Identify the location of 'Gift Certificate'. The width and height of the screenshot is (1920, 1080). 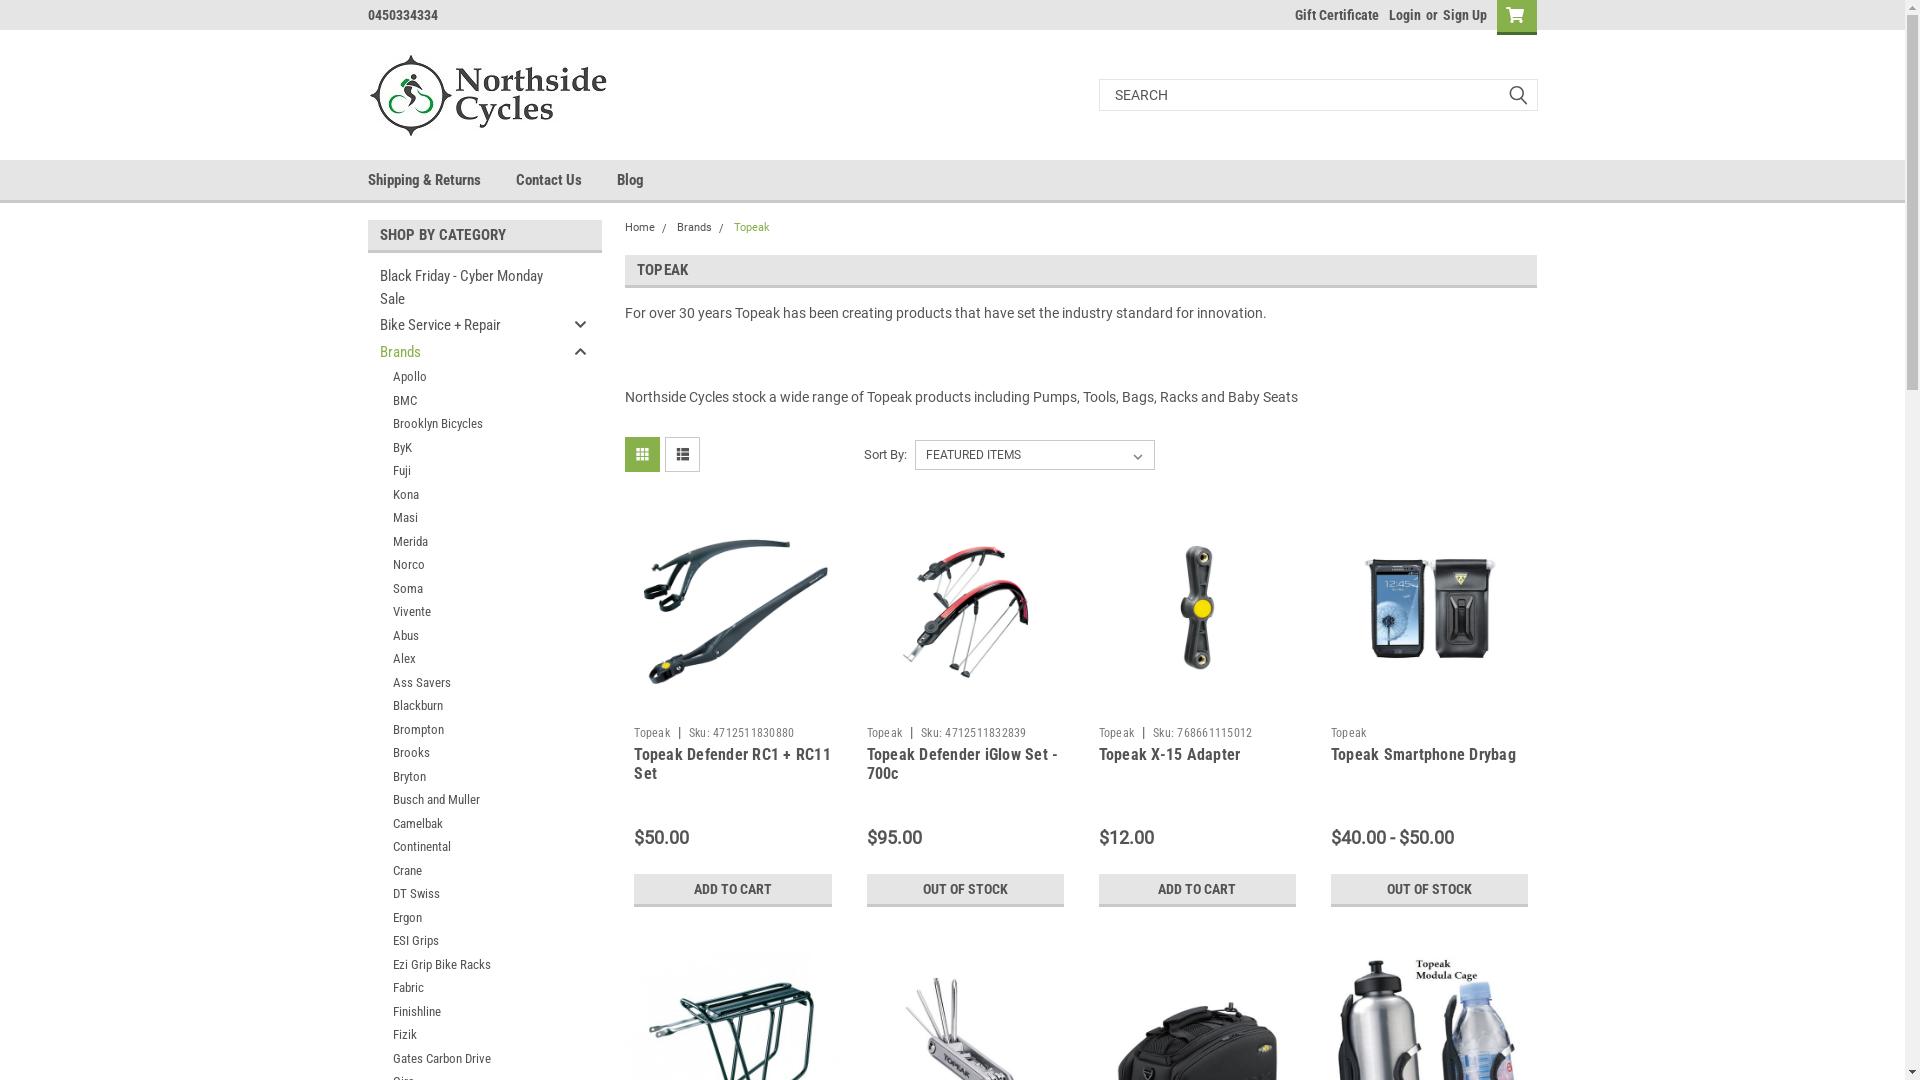
(1330, 15).